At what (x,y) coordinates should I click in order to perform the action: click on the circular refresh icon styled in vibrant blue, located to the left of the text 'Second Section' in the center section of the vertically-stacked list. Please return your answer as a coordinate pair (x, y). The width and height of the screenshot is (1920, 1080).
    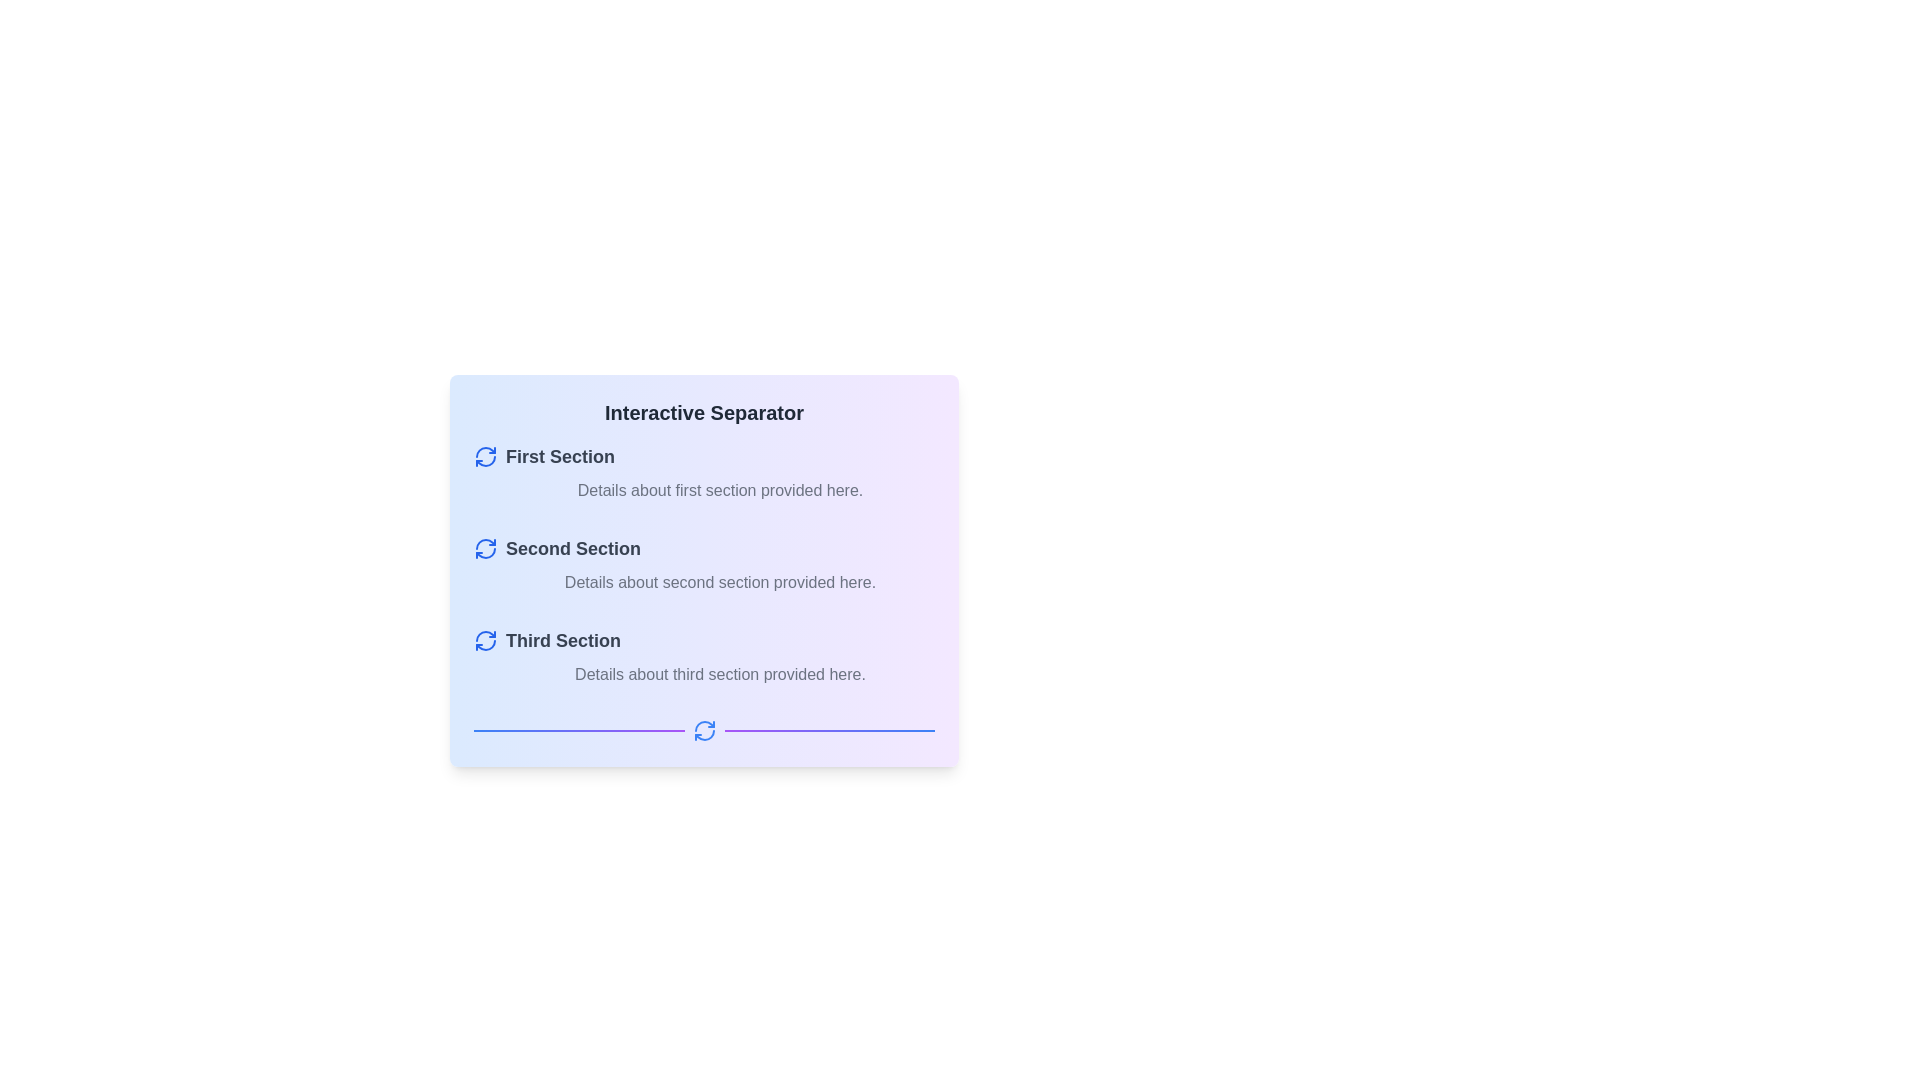
    Looking at the image, I should click on (485, 548).